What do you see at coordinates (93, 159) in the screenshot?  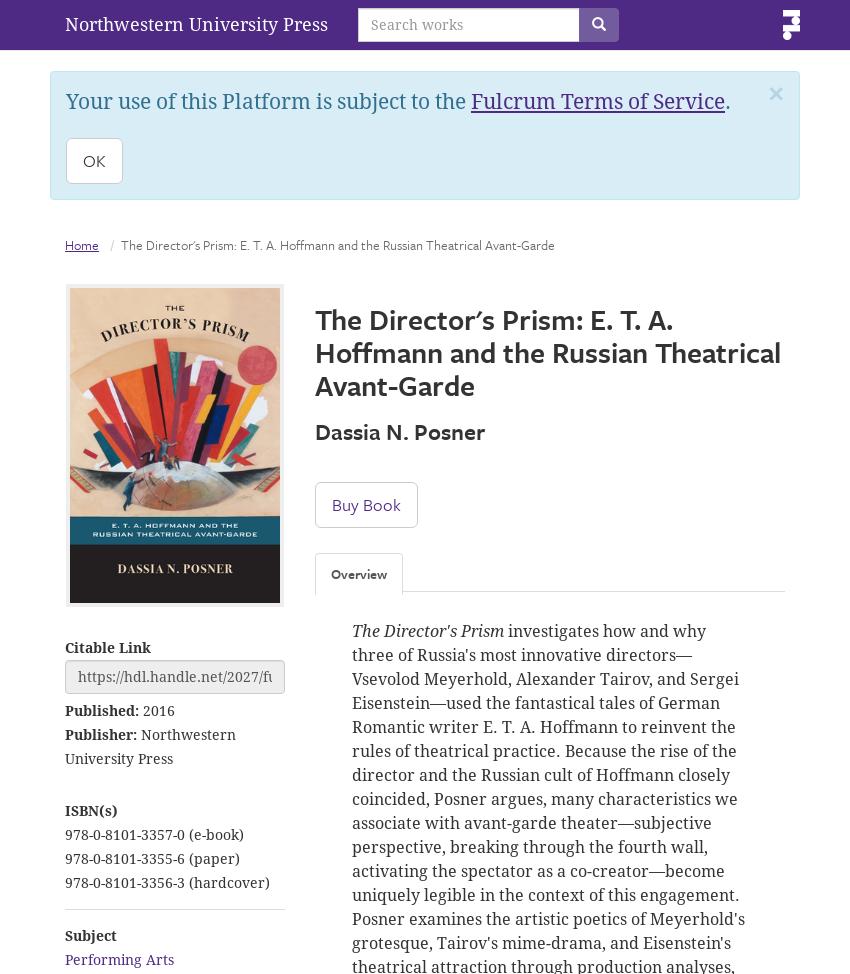 I see `'OK'` at bounding box center [93, 159].